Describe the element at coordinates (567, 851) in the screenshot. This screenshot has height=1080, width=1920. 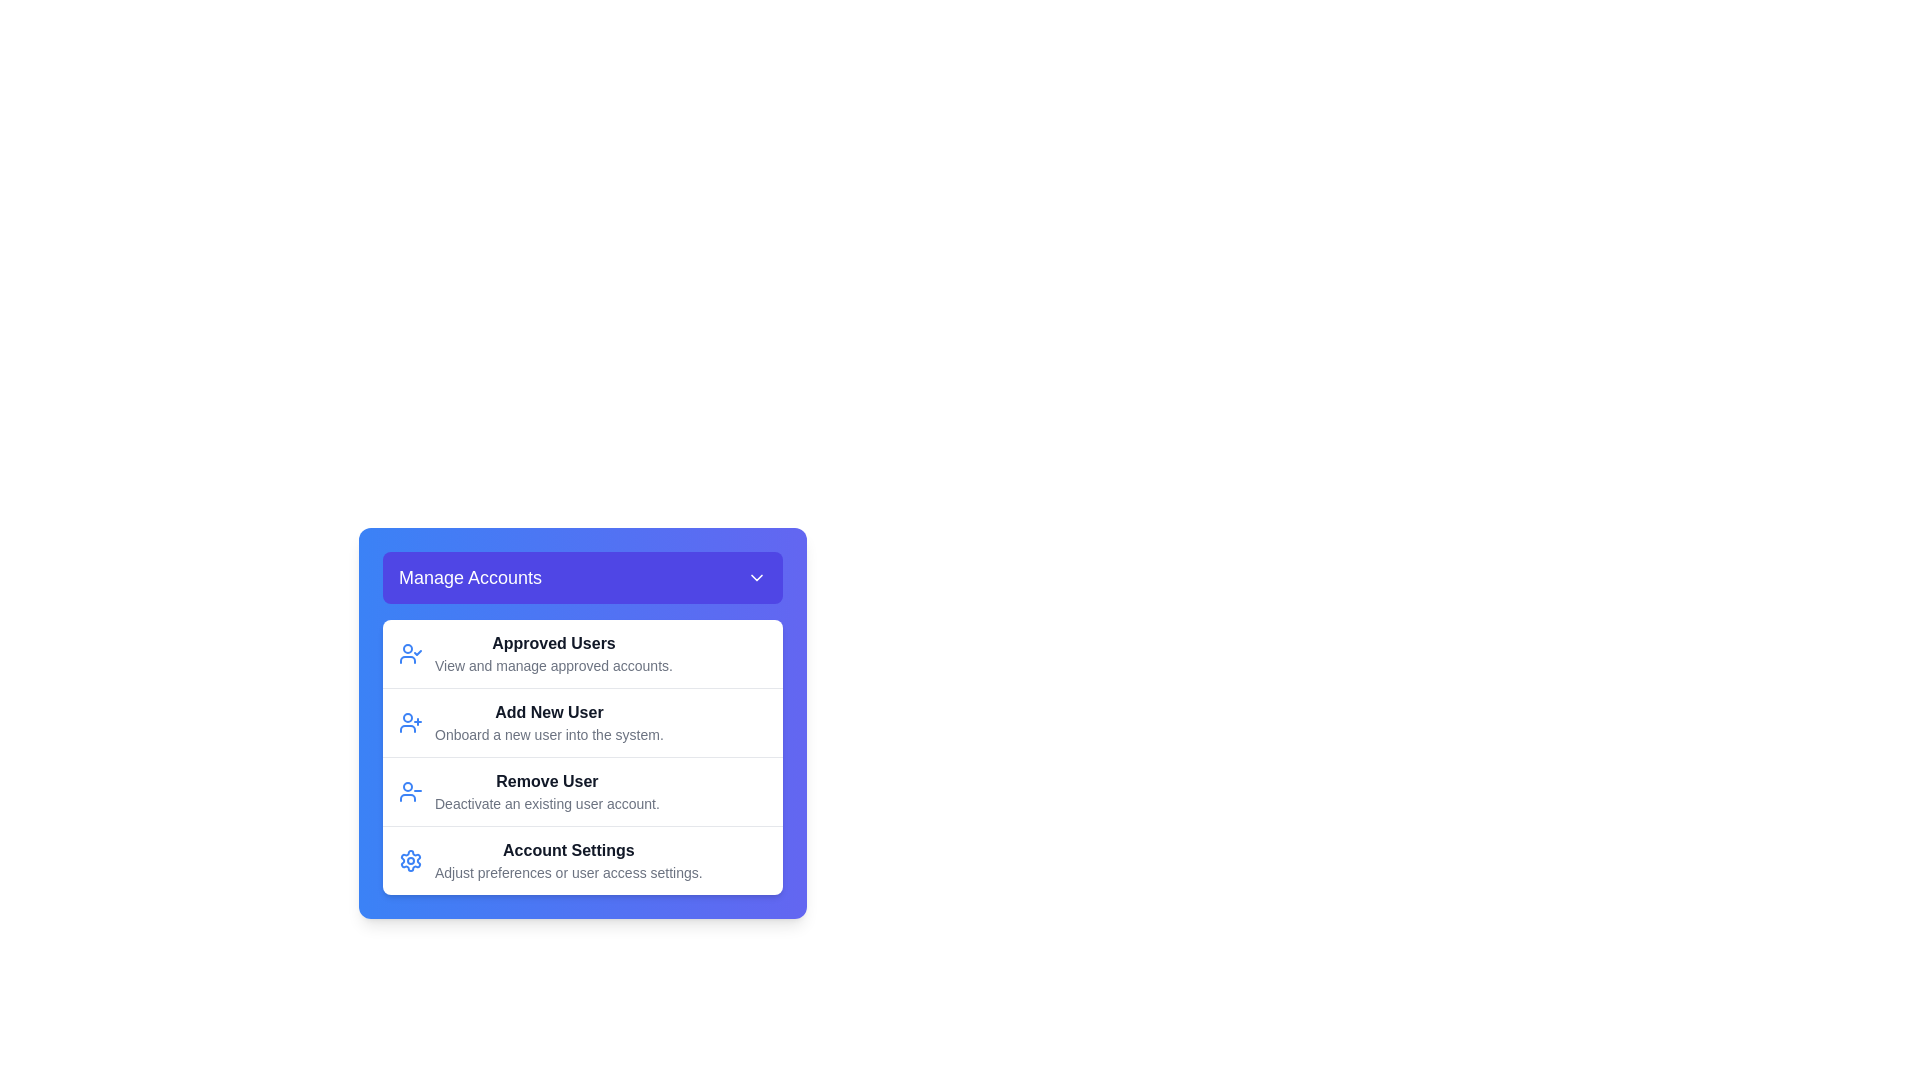
I see `the bold, dark-gray text label reading 'Account Settings' located at the bottom of the 'Manage Accounts' menu panel` at that location.